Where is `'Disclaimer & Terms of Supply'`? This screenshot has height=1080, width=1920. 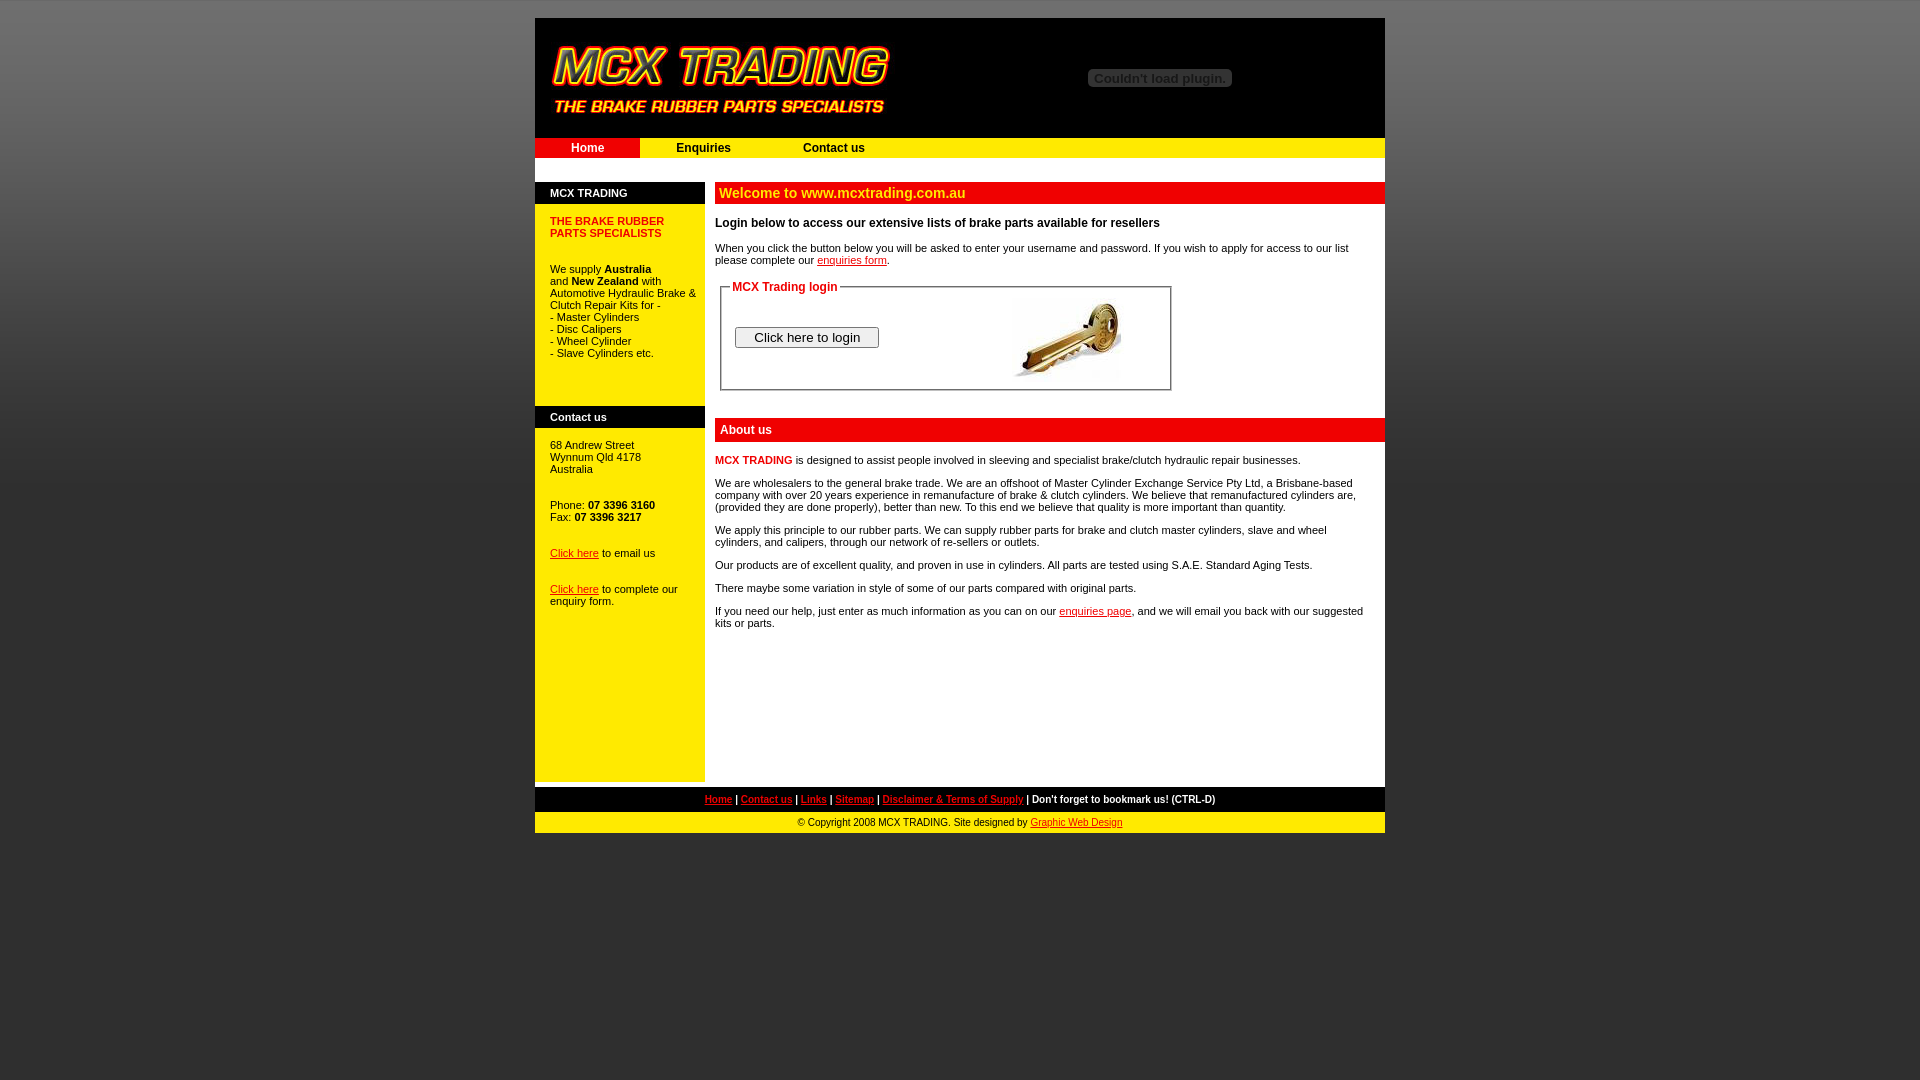
'Disclaimer & Terms of Supply' is located at coordinates (882, 798).